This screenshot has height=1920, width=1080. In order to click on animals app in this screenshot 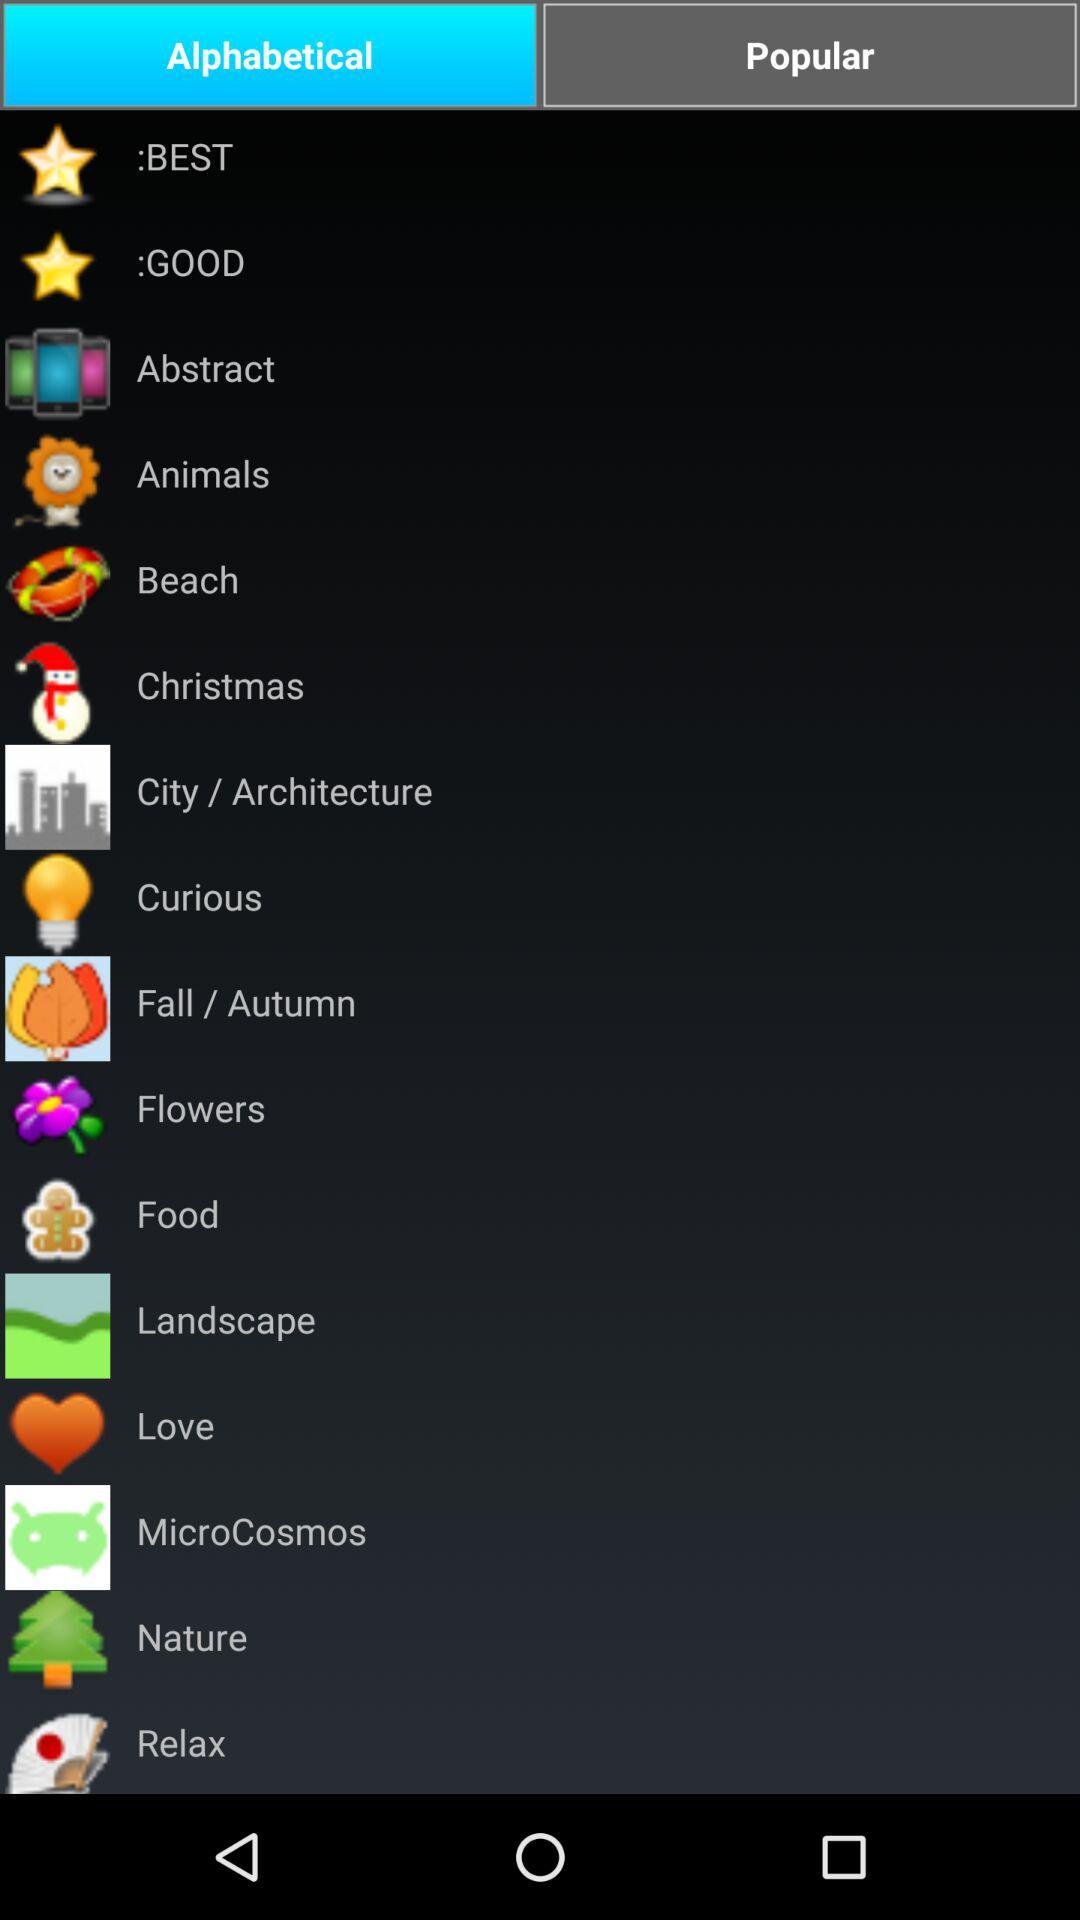, I will do `click(203, 480)`.